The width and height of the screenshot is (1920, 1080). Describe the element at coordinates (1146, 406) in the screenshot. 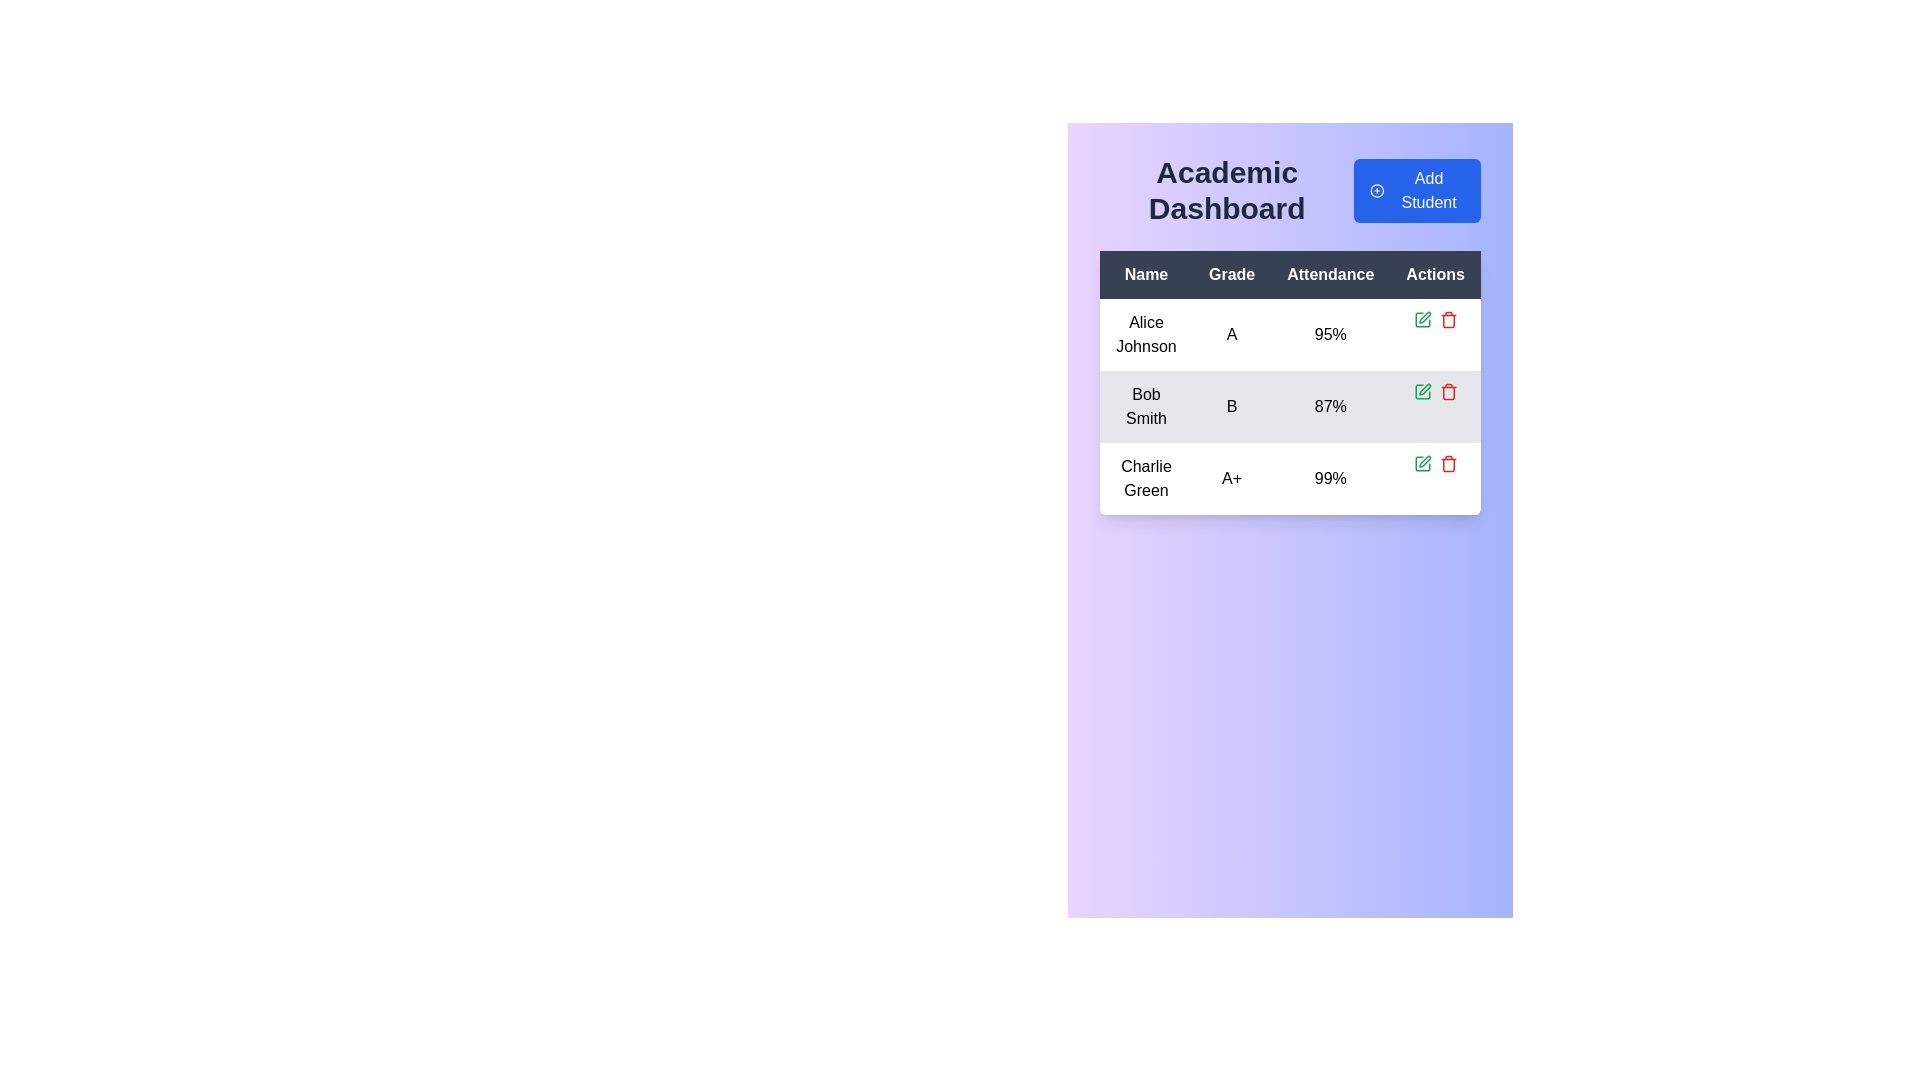

I see `the Text label displaying the name of an individual in the second row under the 'Name' header adjacent to the 'Grade' column` at that location.